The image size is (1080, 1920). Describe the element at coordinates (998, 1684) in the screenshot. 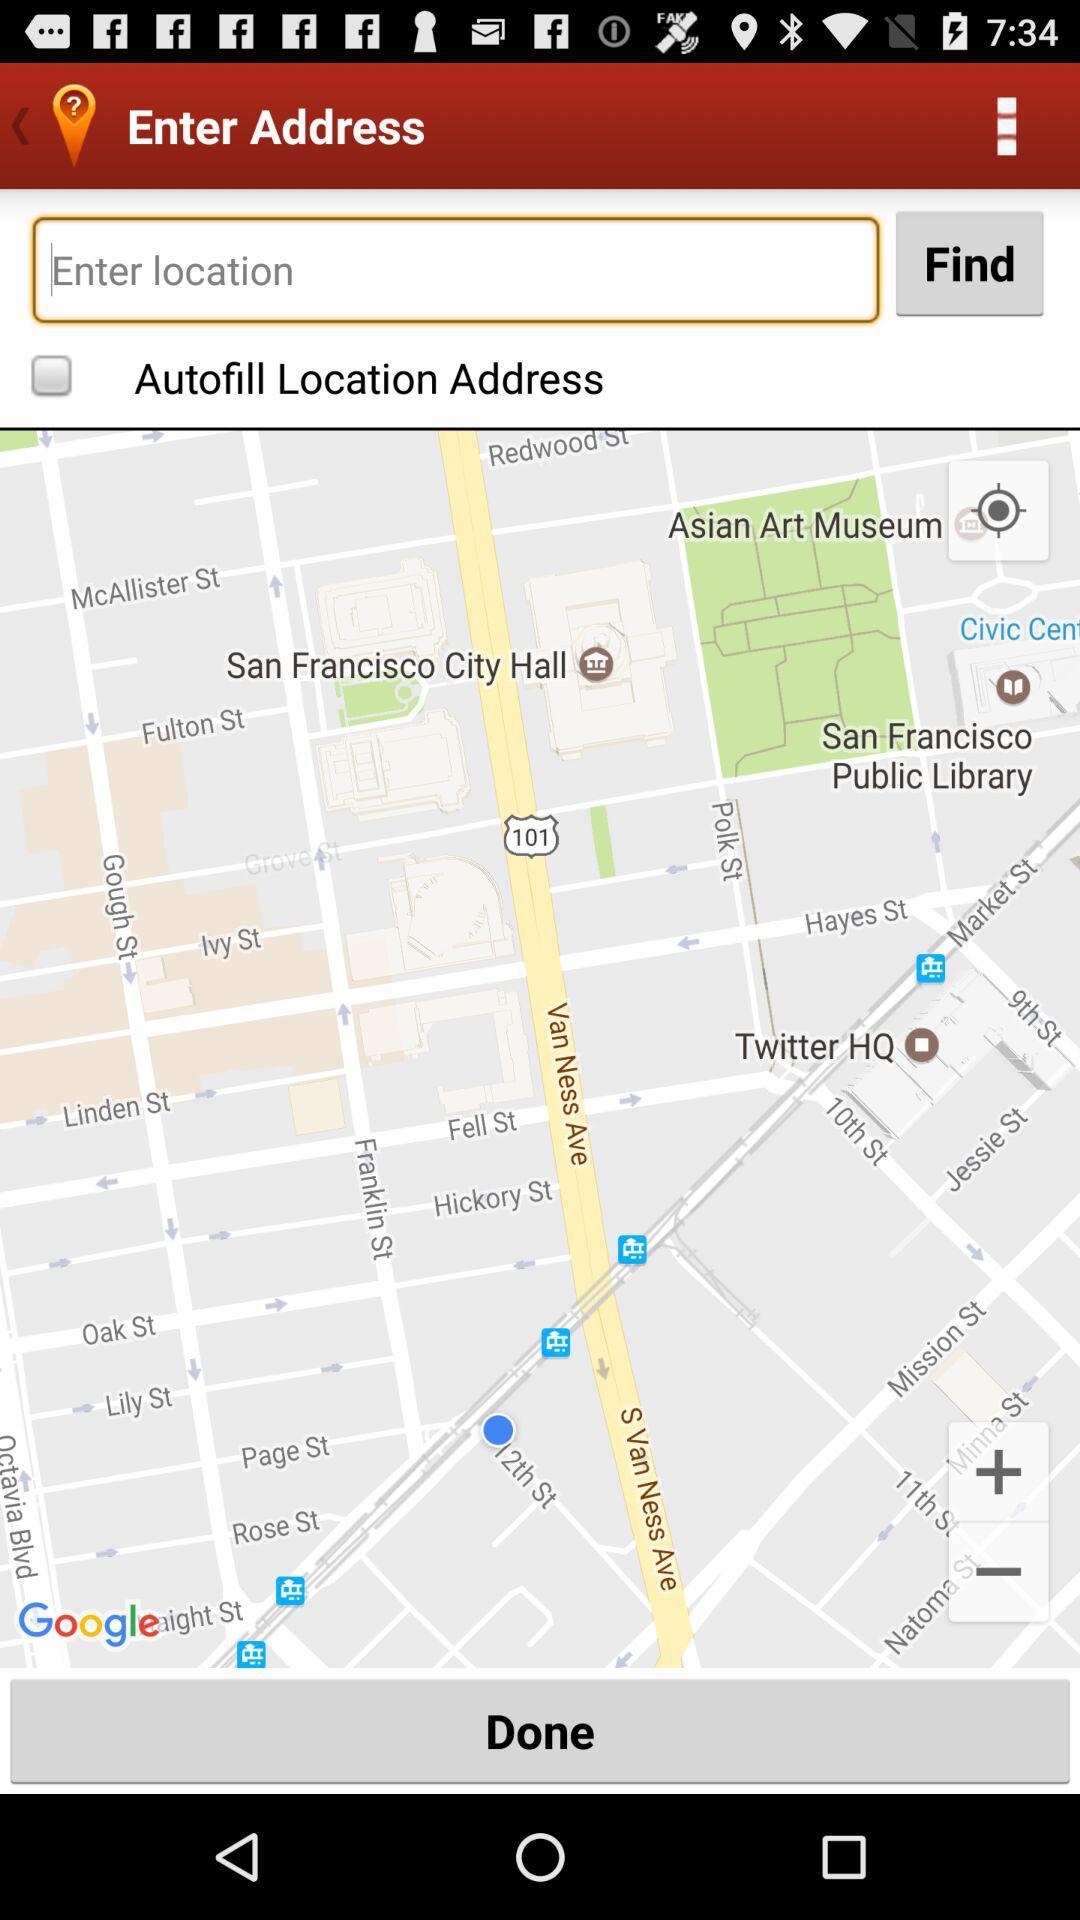

I see `the minus icon` at that location.